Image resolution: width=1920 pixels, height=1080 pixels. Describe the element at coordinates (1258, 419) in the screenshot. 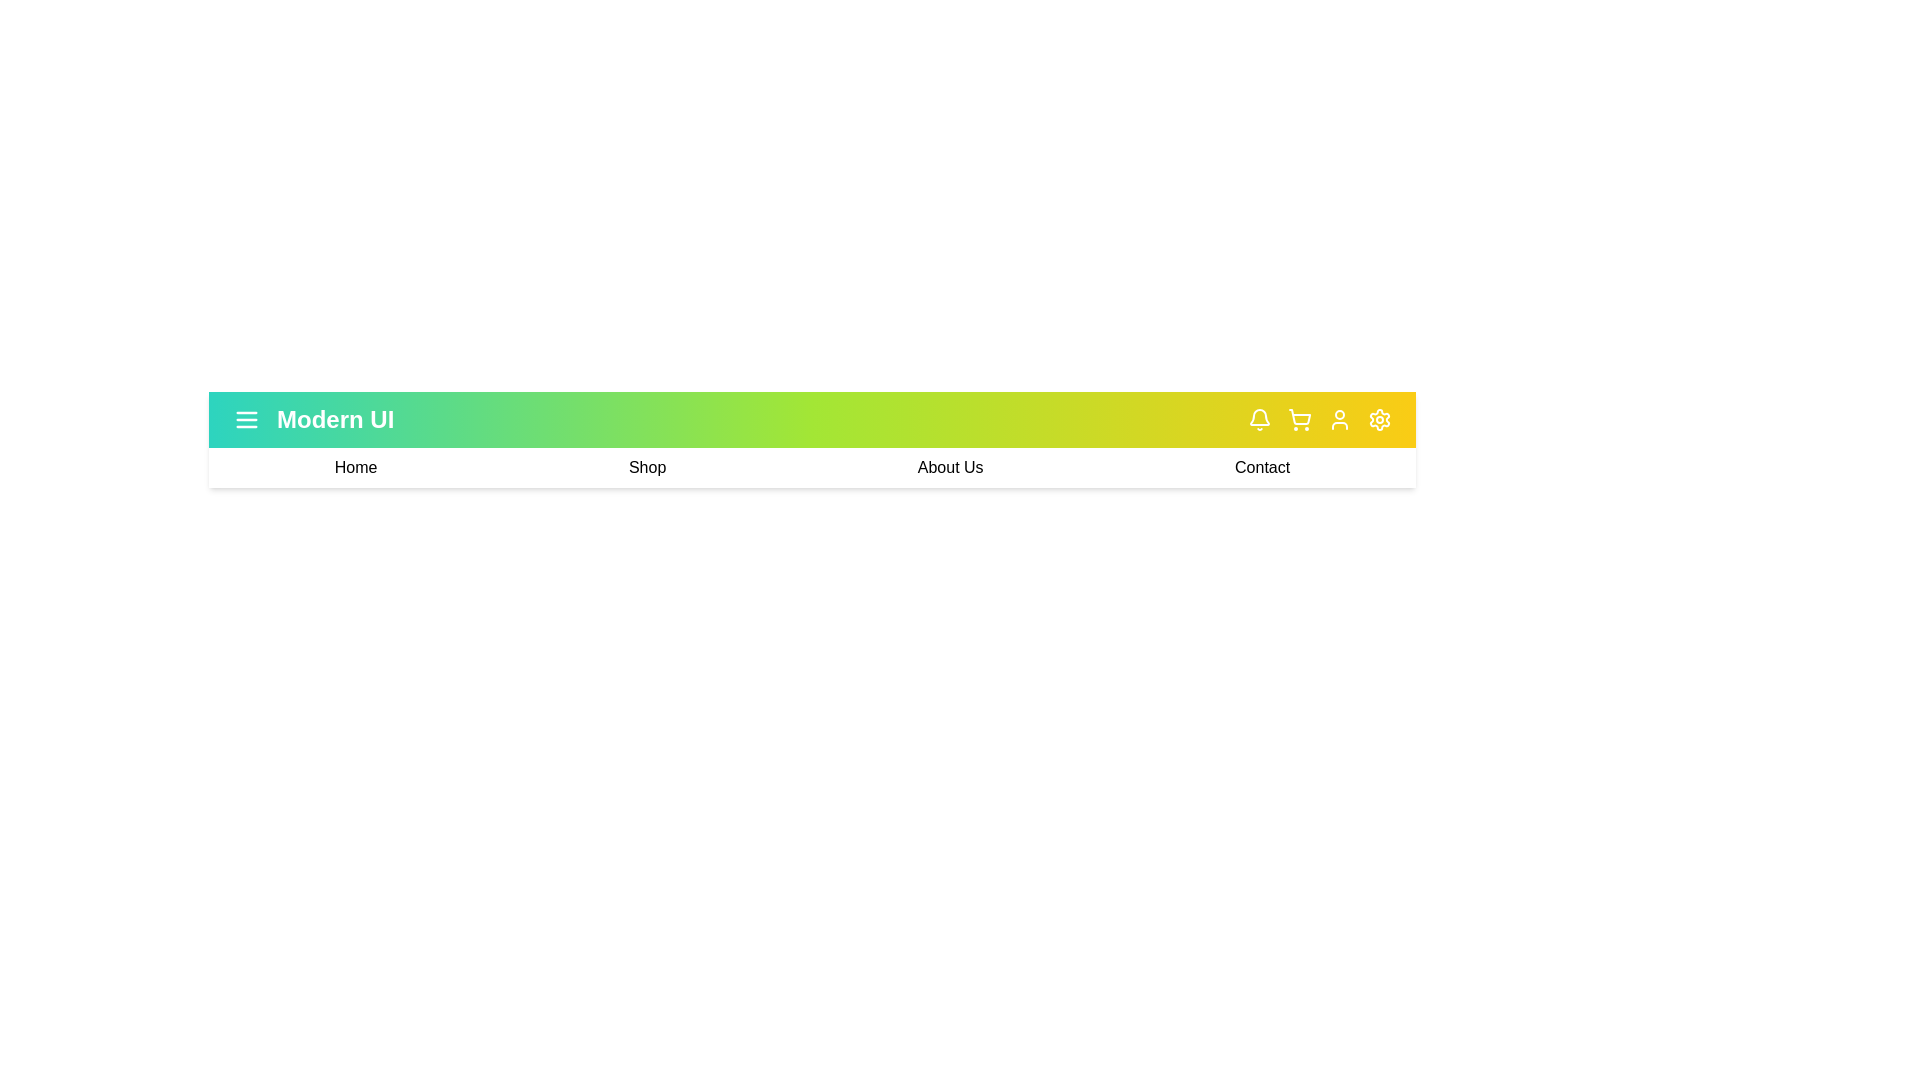

I see `the notification bell icon` at that location.